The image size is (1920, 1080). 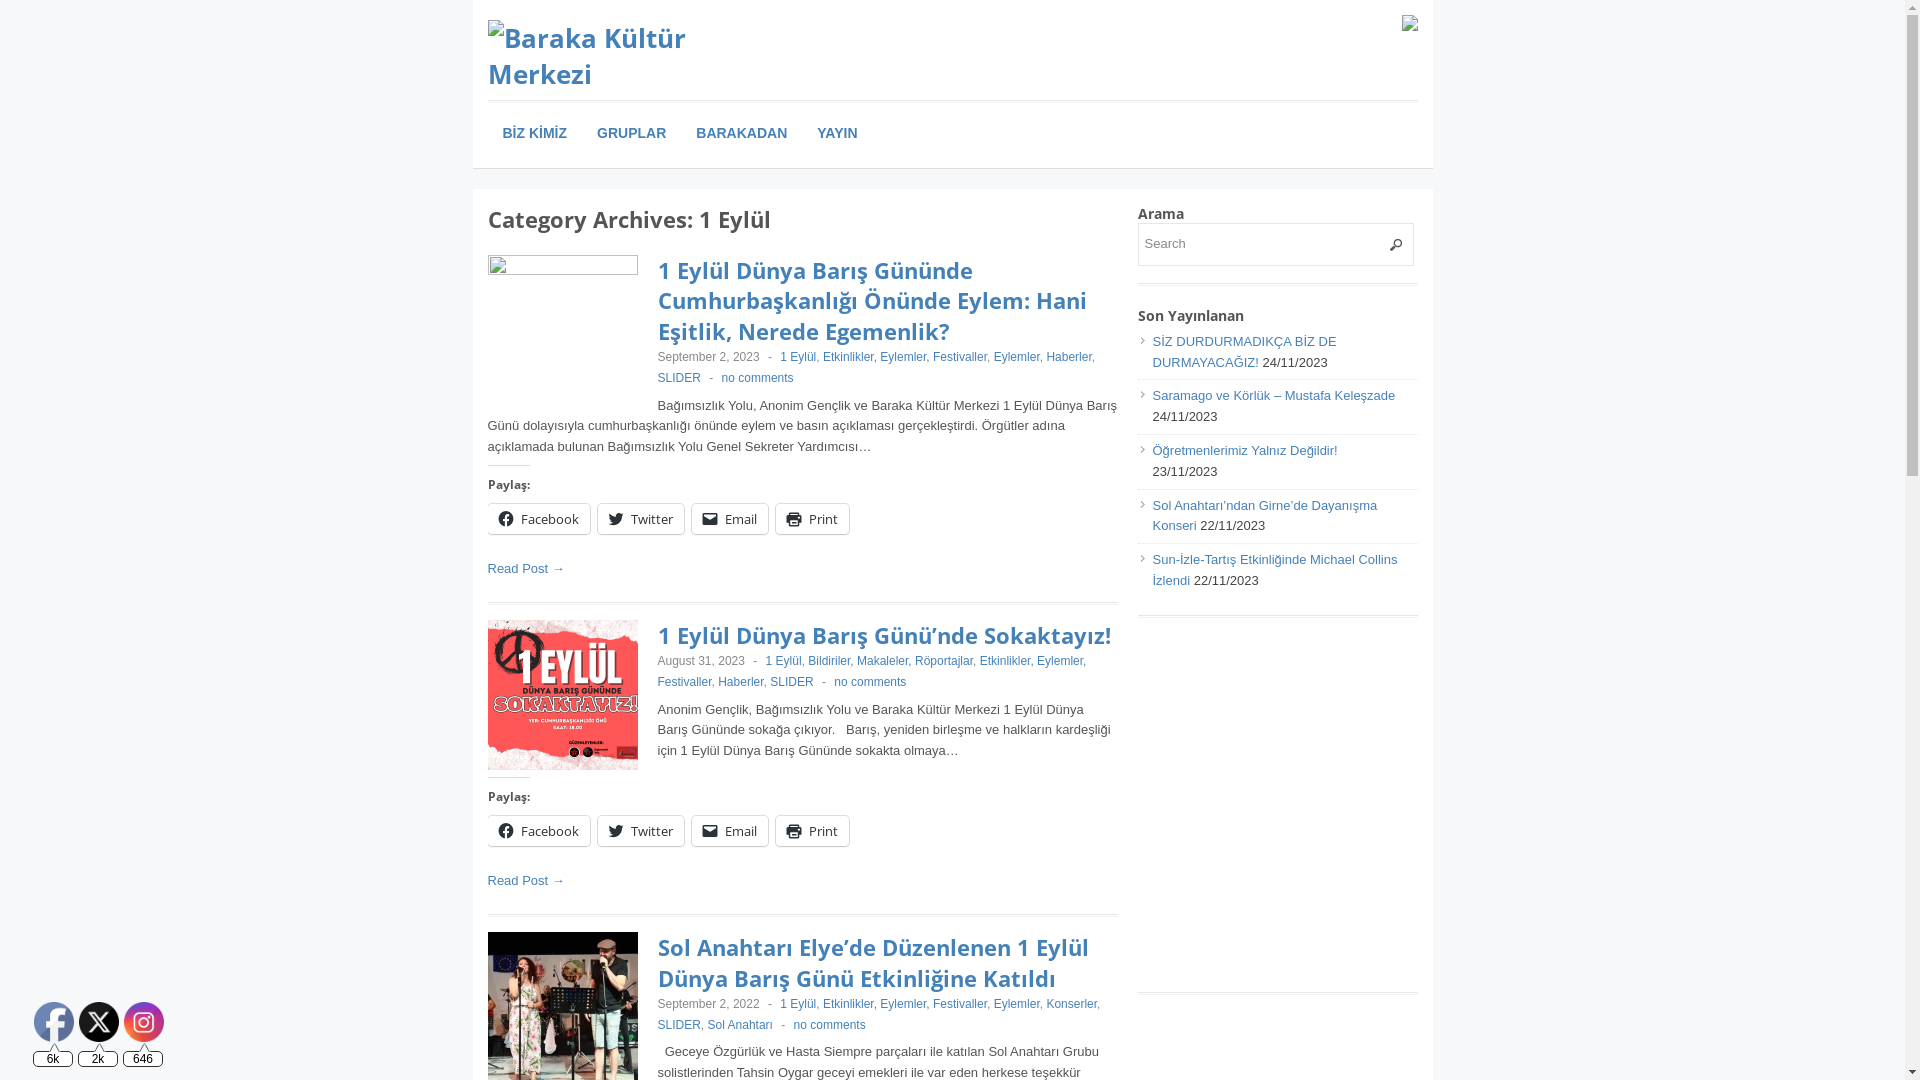 I want to click on 'Etkinlikler, Eylemler, Festivaller', so click(x=822, y=356).